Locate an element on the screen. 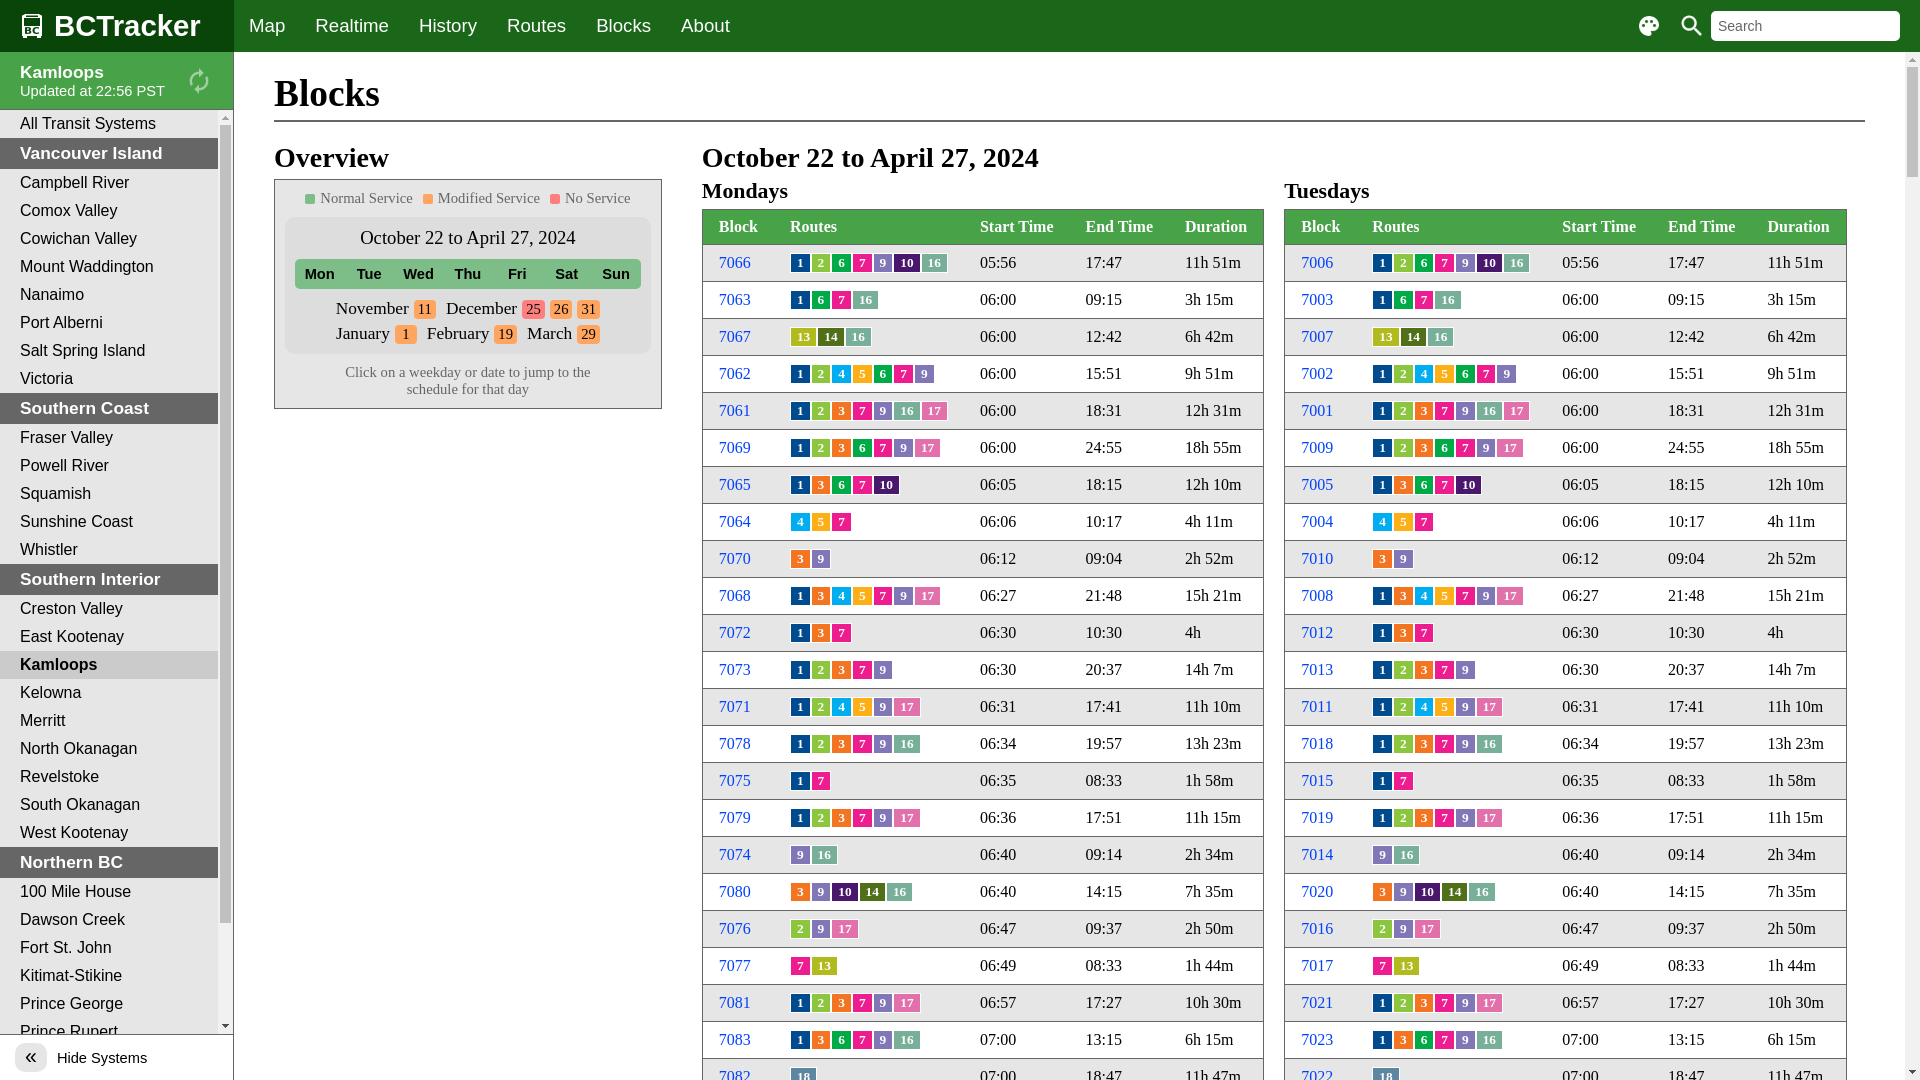  '17' is located at coordinates (844, 929).